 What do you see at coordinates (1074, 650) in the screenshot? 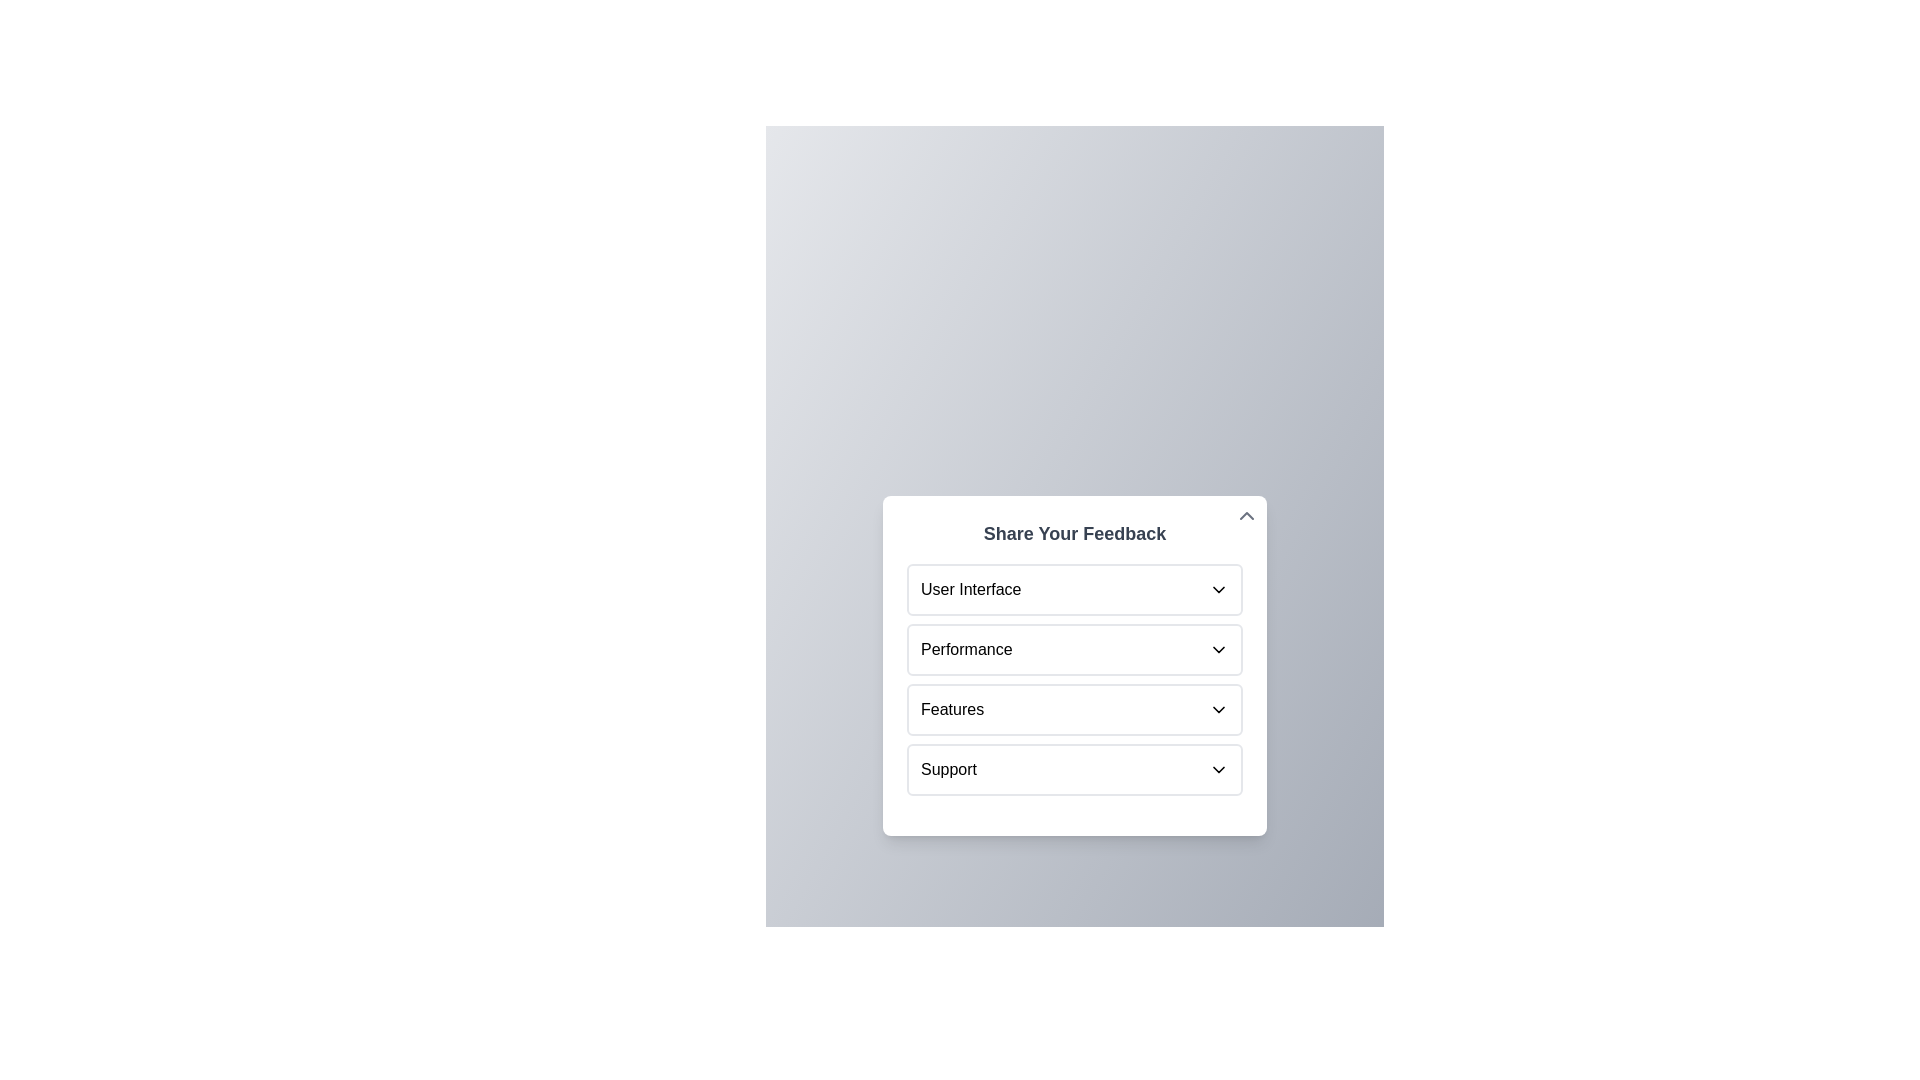
I see `the 'Performance' option in the second row of the selectable dropdown under the 'Share Your Feedback' section` at bounding box center [1074, 650].